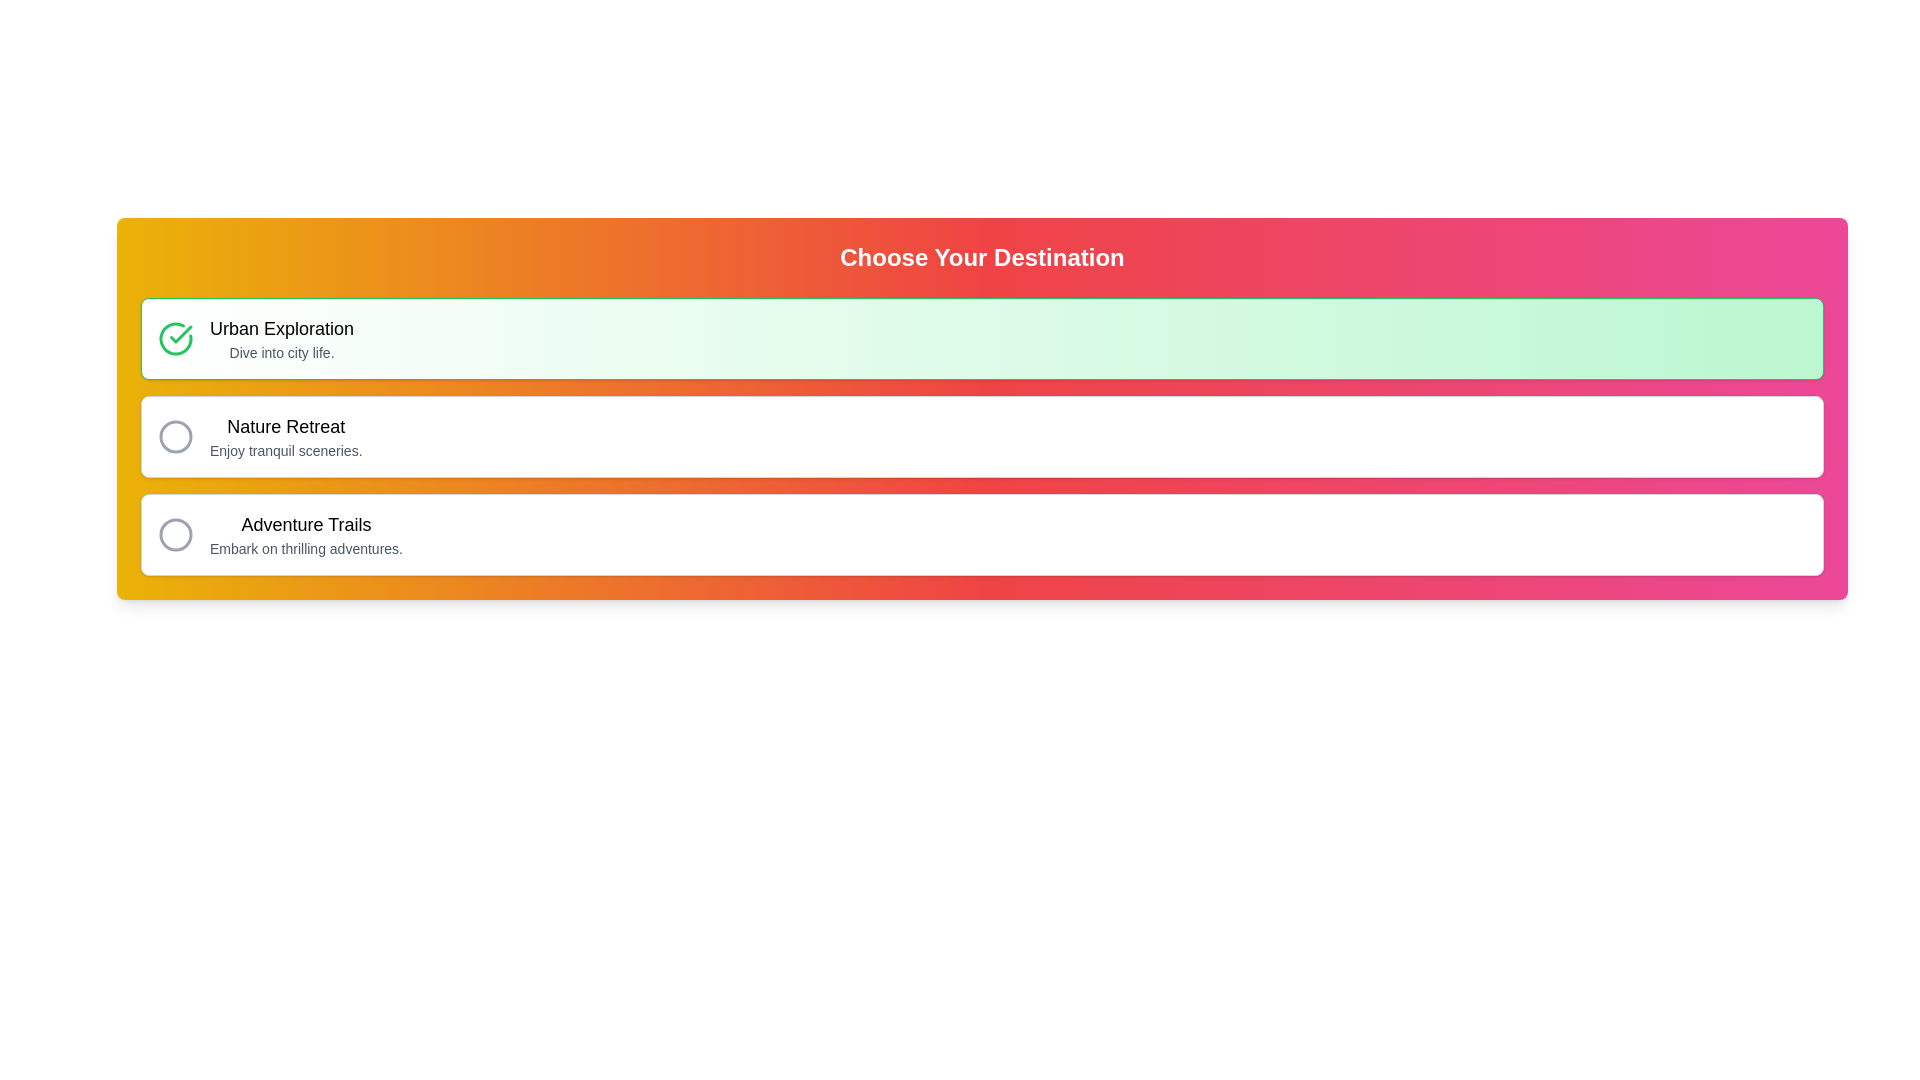  Describe the element at coordinates (305, 534) in the screenshot. I see `the text label group containing the title 'Adventure Trails' and subtitle 'Embark on thrilling adventures'` at that location.